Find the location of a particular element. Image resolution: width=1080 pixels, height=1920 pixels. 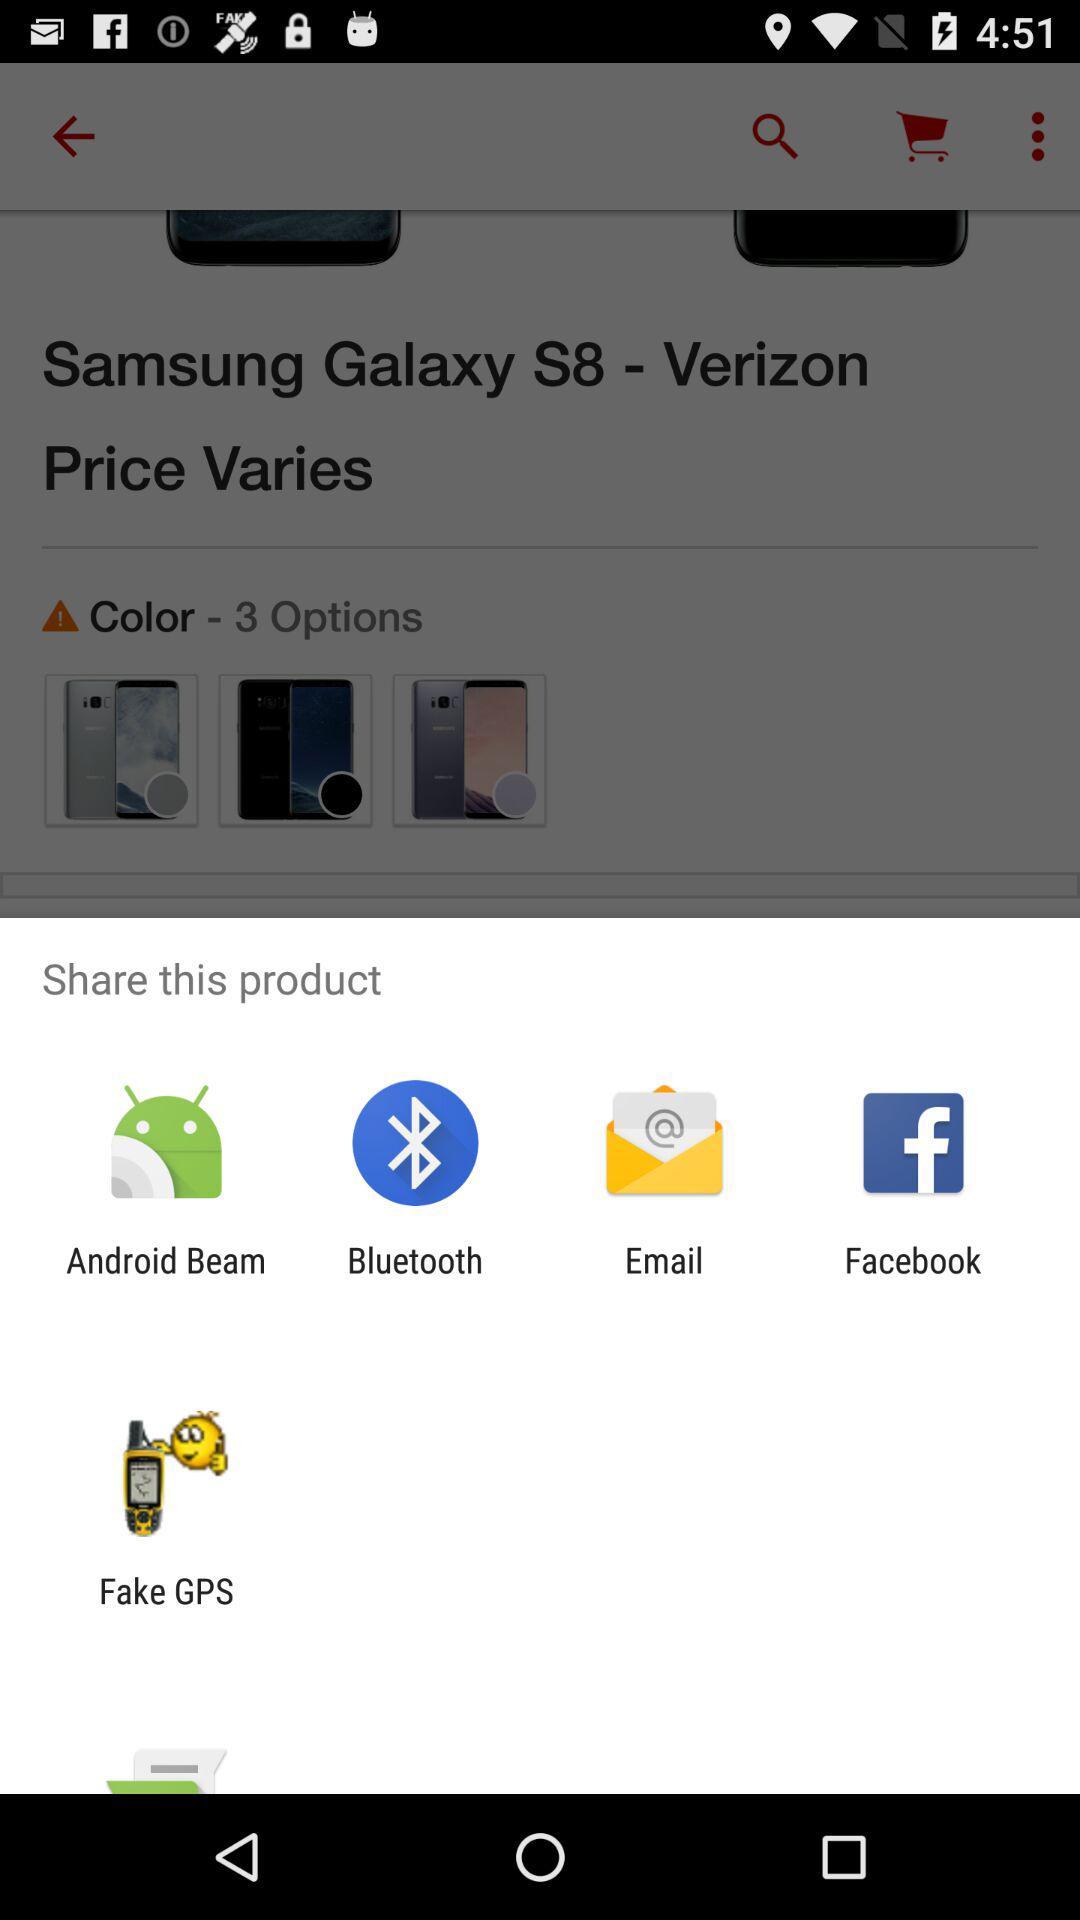

the icon next to bluetooth item is located at coordinates (664, 1281).